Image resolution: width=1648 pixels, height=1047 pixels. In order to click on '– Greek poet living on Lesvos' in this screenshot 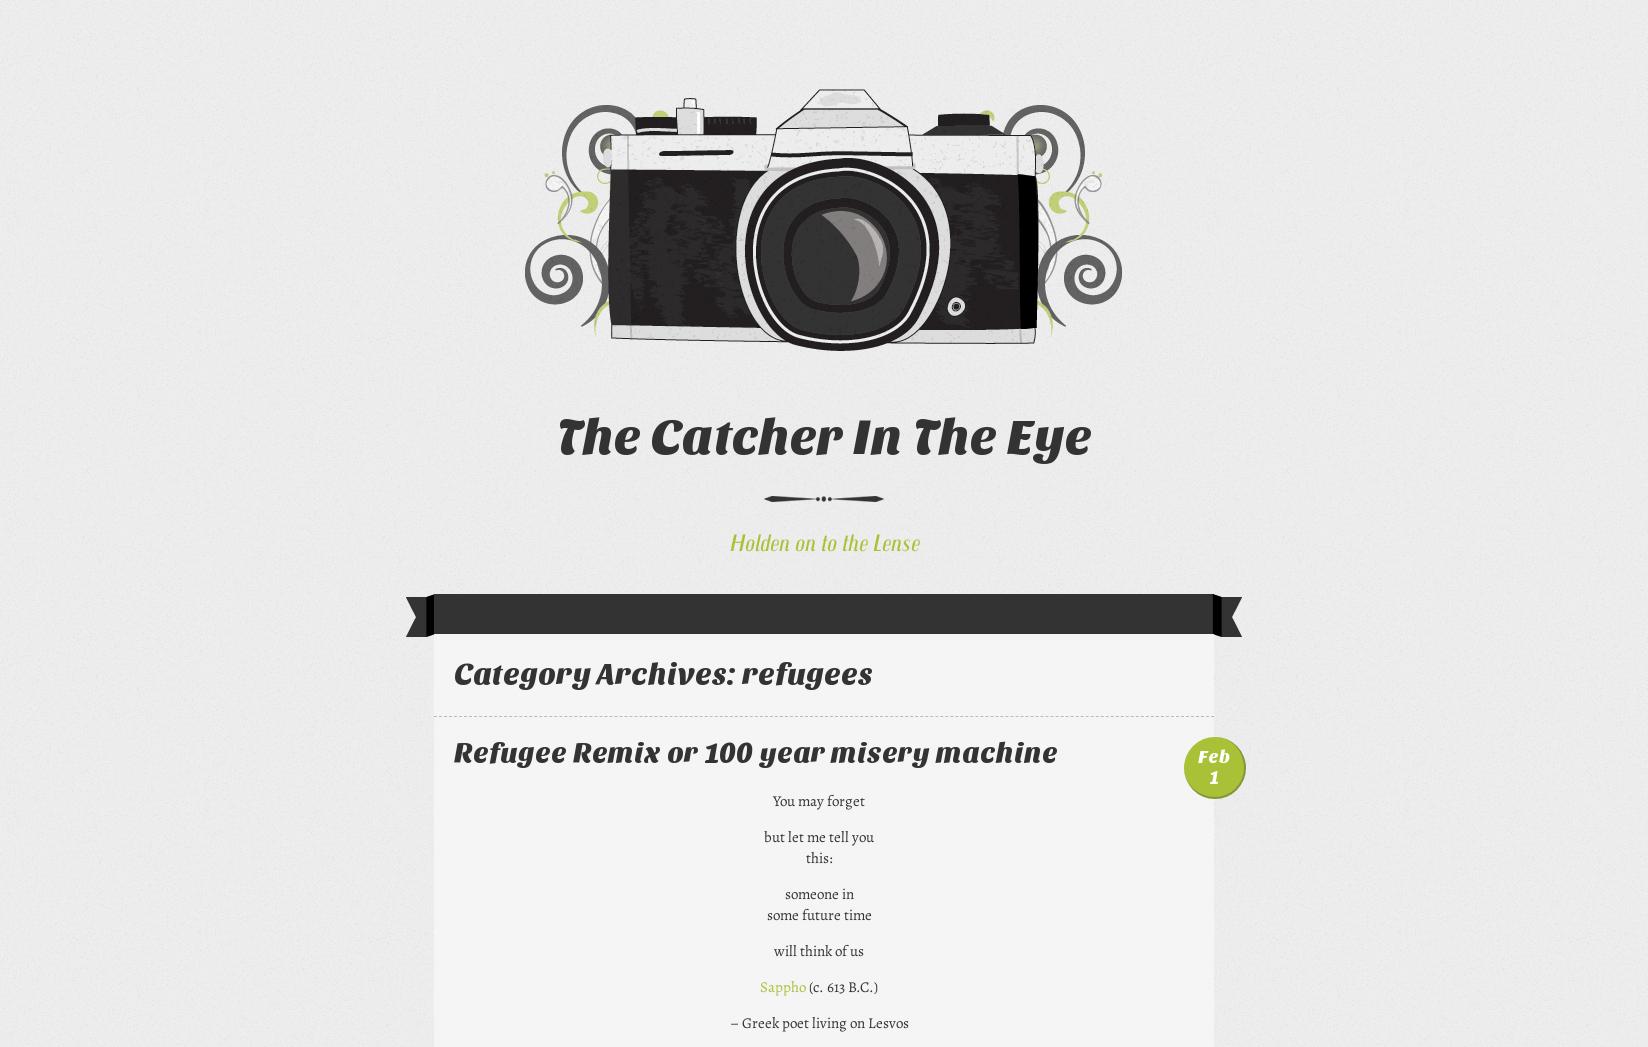, I will do `click(728, 1021)`.